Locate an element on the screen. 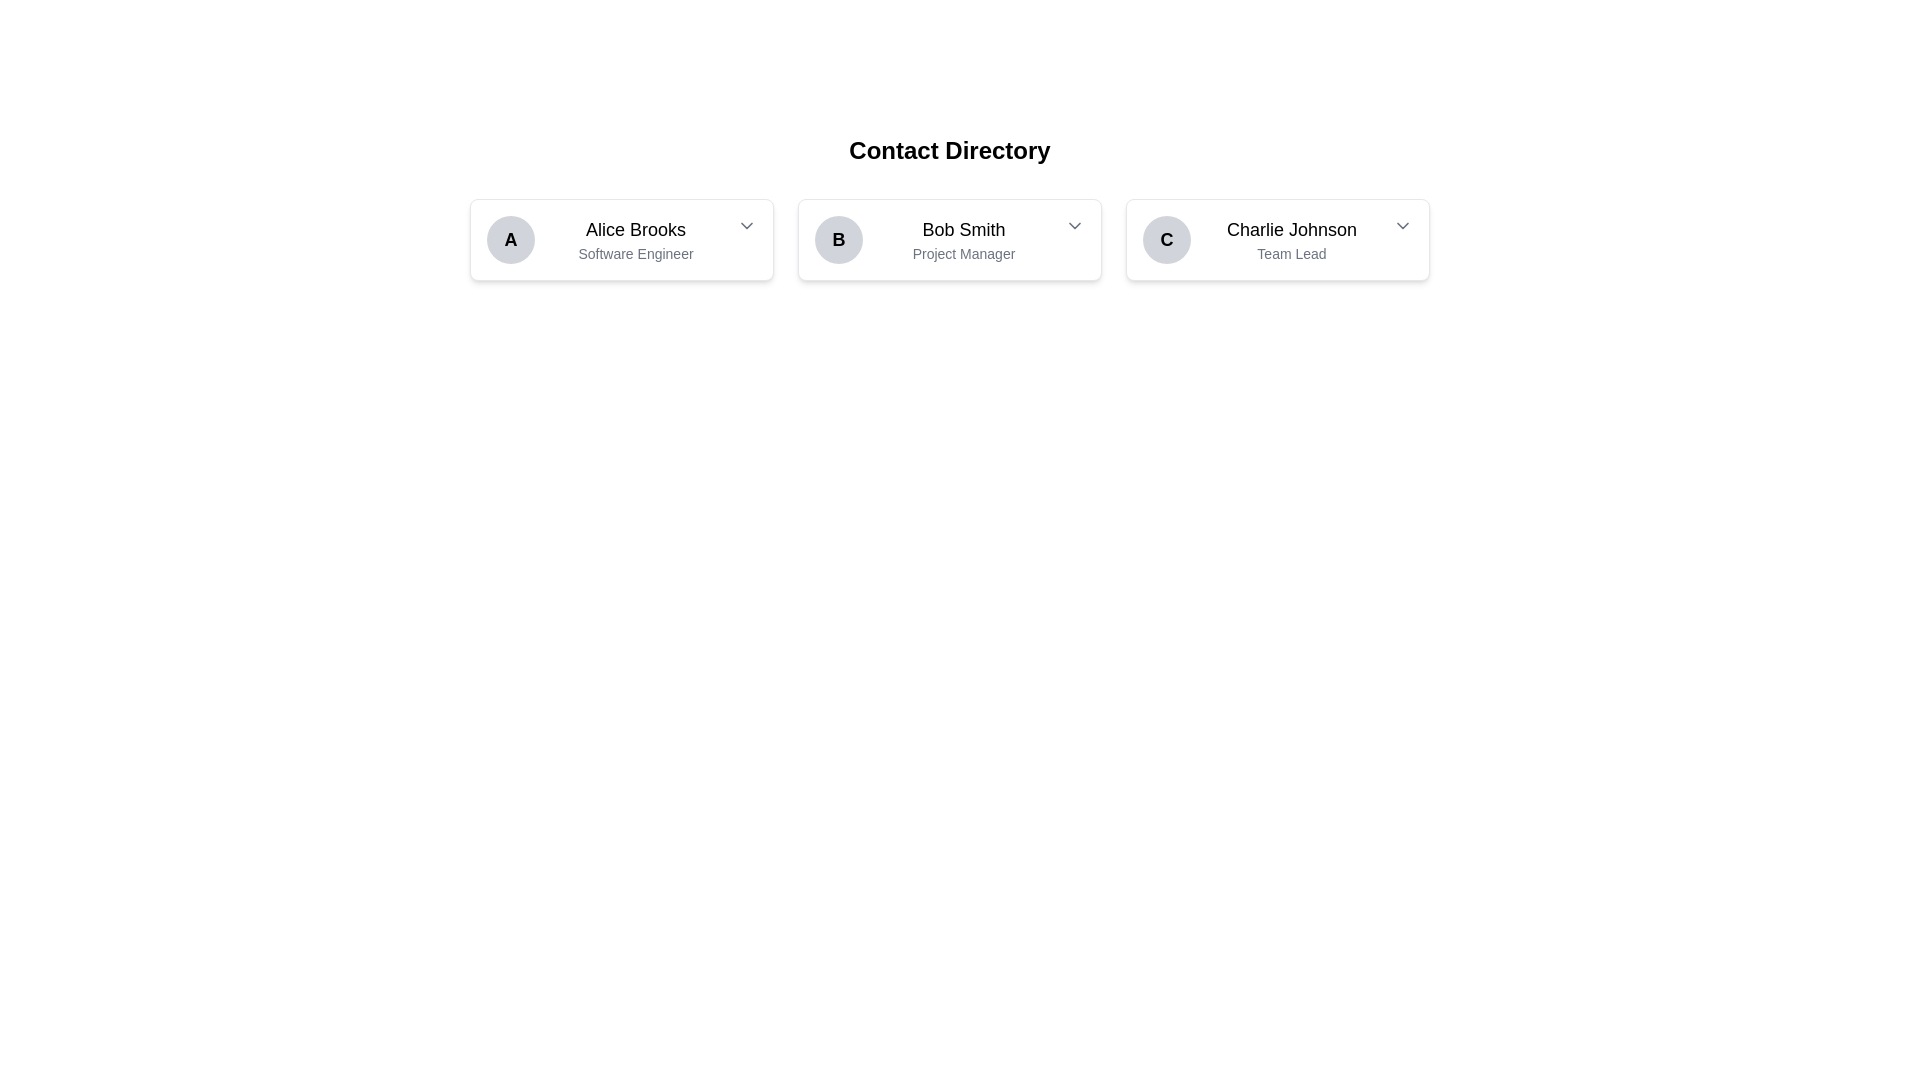 The width and height of the screenshot is (1920, 1080). the first contact card in the directory is located at coordinates (621, 238).